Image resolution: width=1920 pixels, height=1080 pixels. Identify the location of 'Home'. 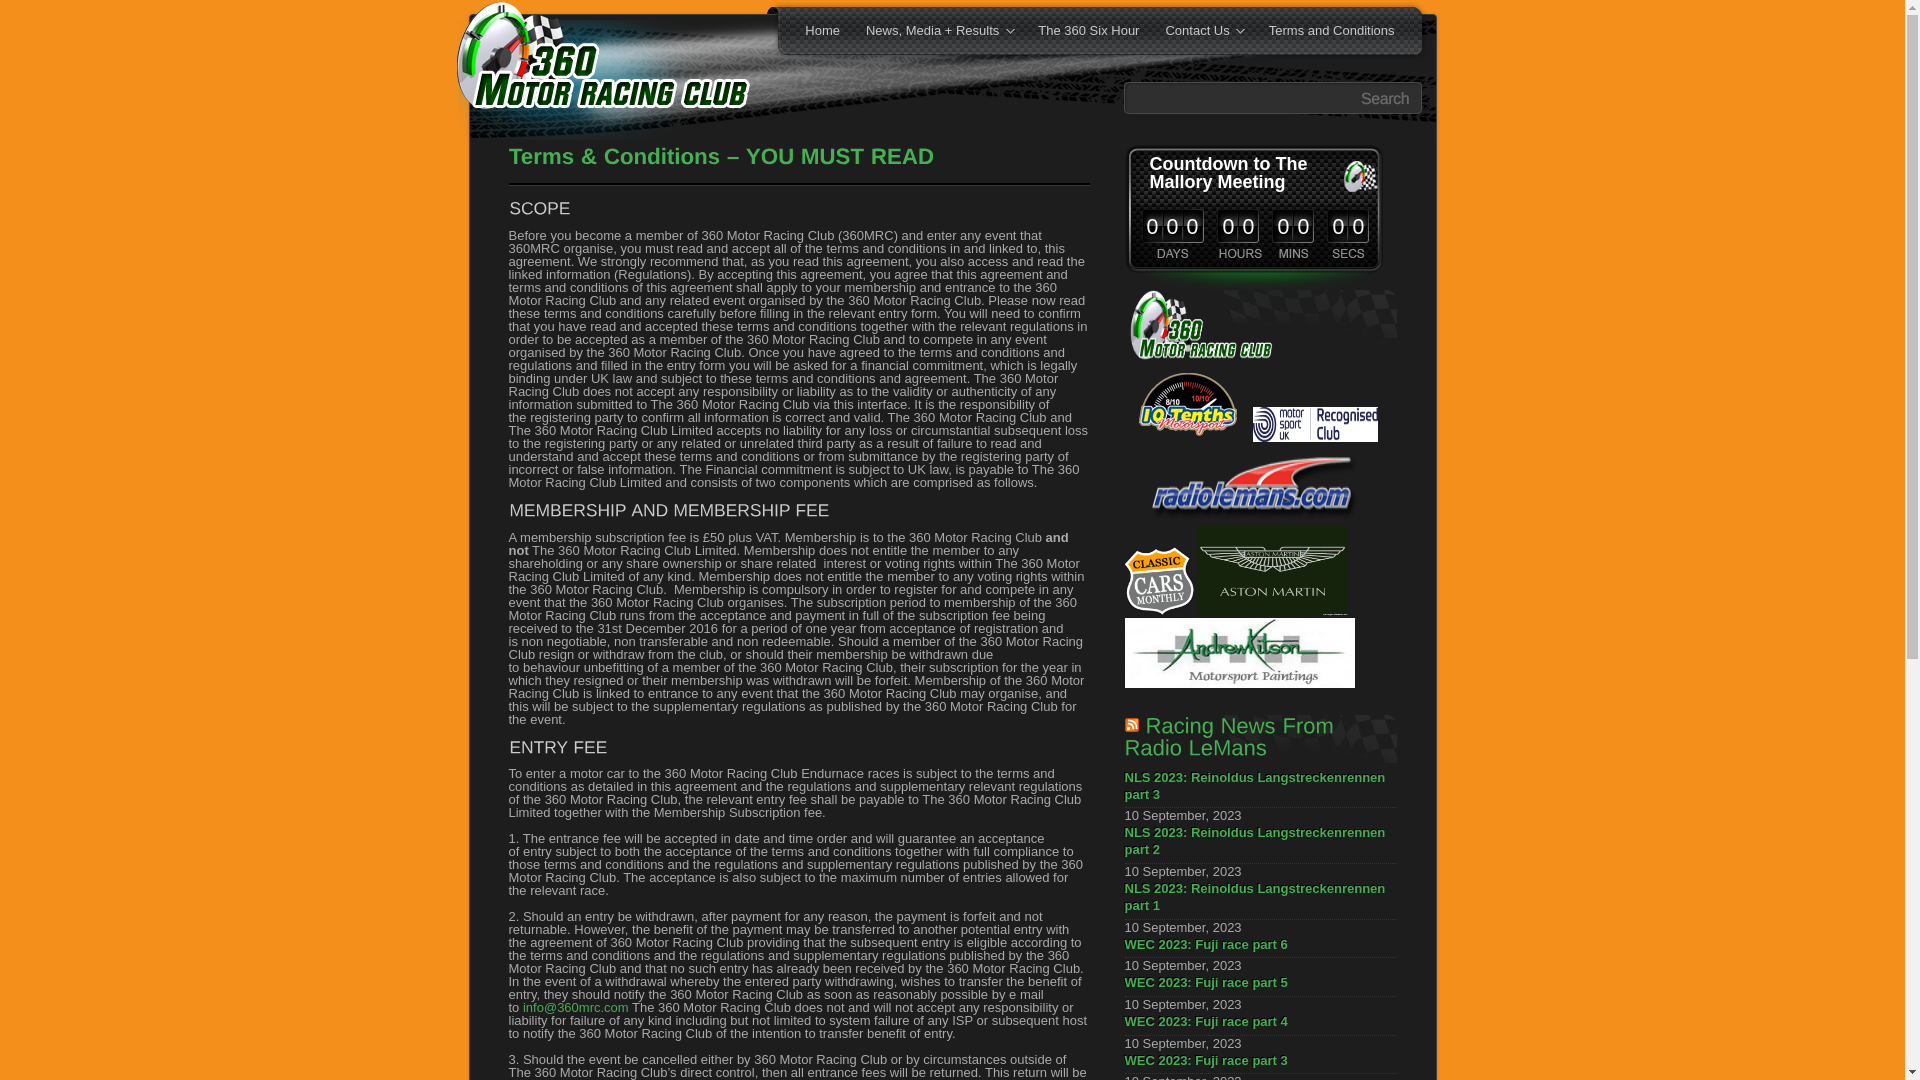
(822, 30).